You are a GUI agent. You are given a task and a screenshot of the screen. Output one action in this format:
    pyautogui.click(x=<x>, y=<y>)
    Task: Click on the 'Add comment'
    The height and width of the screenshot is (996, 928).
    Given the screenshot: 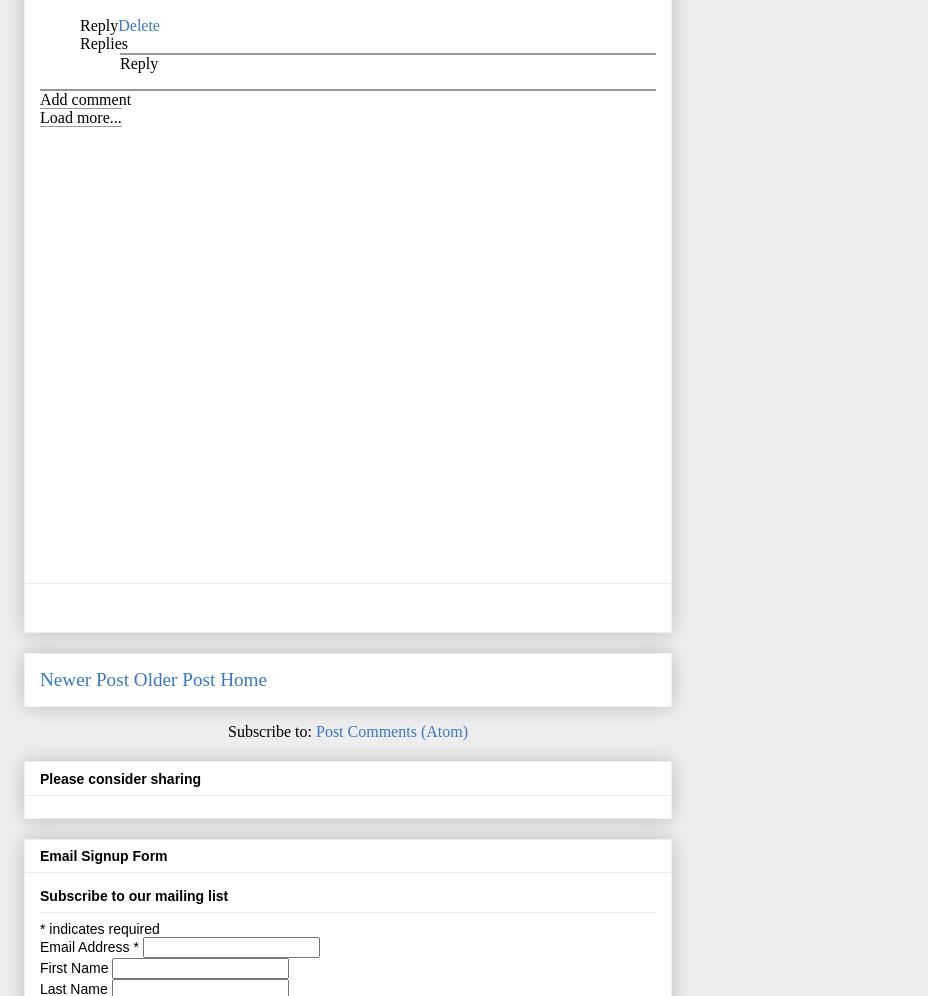 What is the action you would take?
    pyautogui.click(x=38, y=99)
    